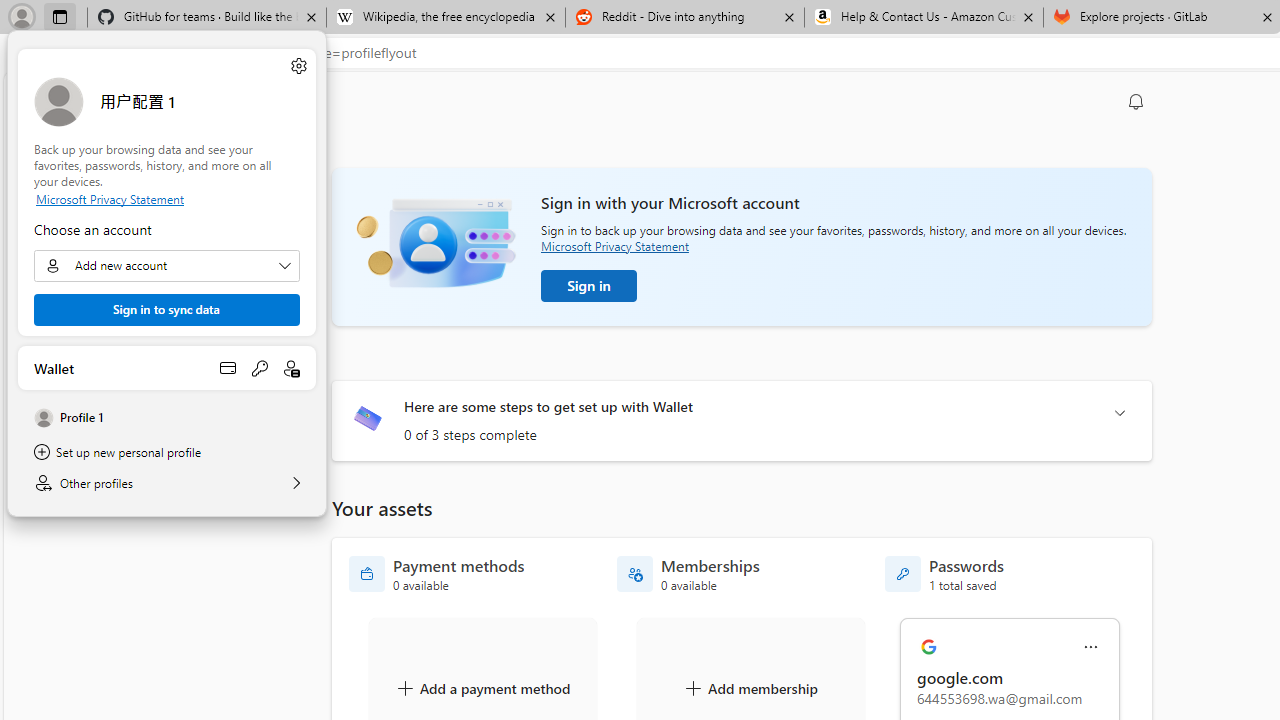  Describe the element at coordinates (167, 265) in the screenshot. I see `'Choose an account'` at that location.